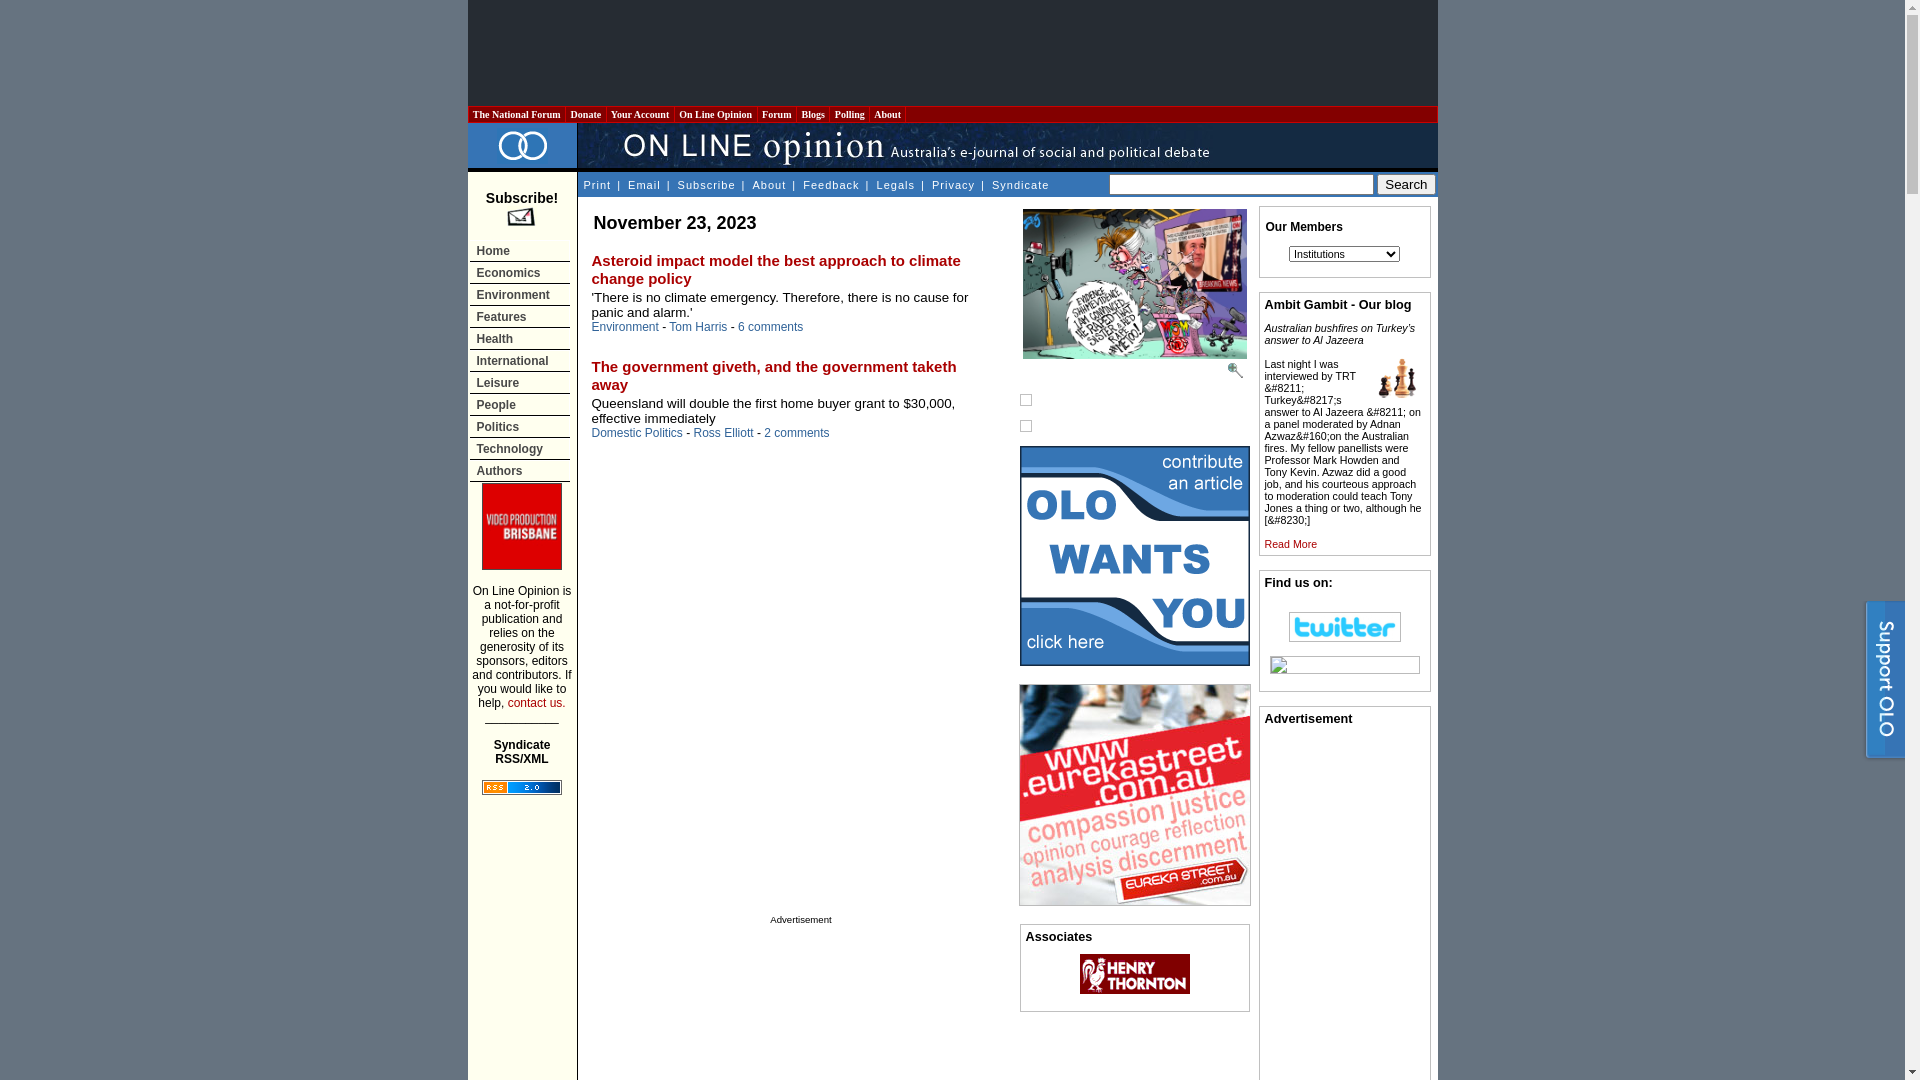 The height and width of the screenshot is (1080, 1920). What do you see at coordinates (1290, 543) in the screenshot?
I see `'Read More'` at bounding box center [1290, 543].